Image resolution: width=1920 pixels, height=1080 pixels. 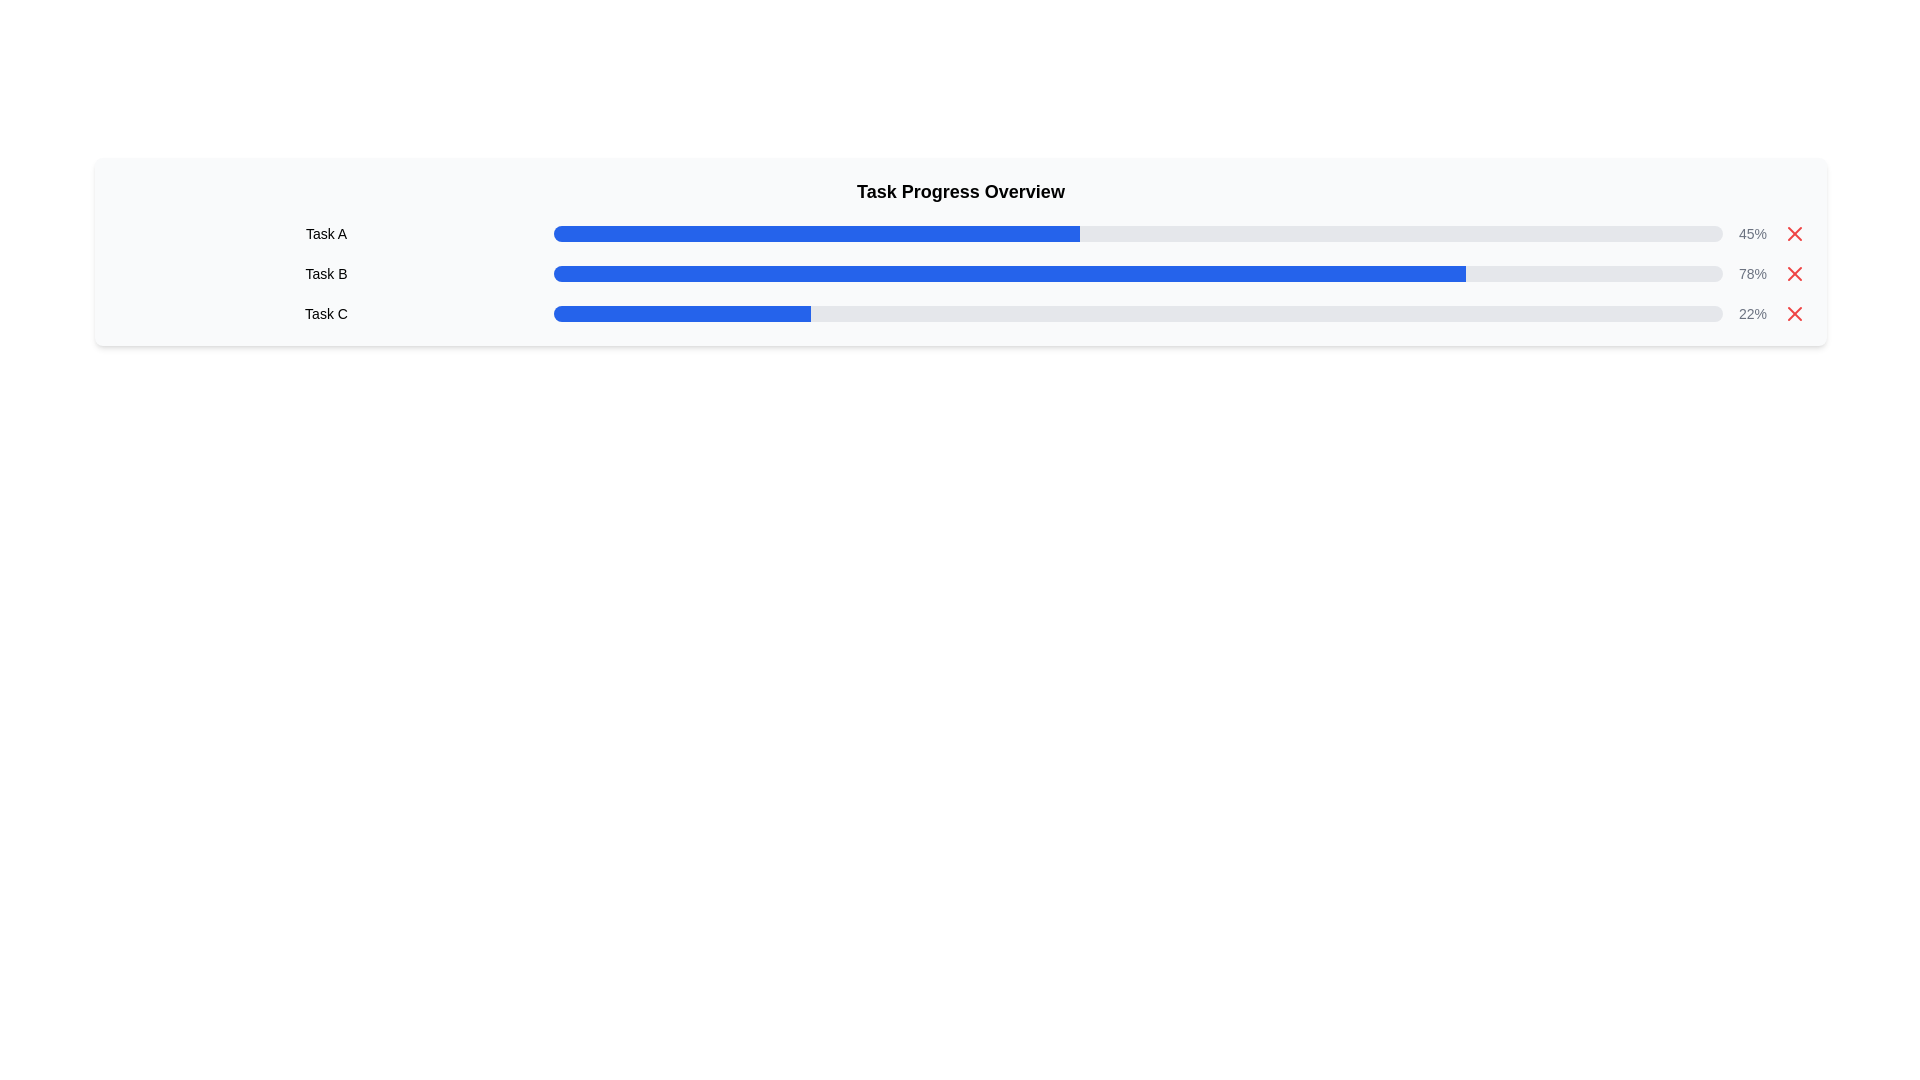 What do you see at coordinates (1138, 233) in the screenshot?
I see `the horizontal progress bar located centrally within the row labeled 'Task A', which is styled with rounded corners and shows a blue filled portion representing progress` at bounding box center [1138, 233].